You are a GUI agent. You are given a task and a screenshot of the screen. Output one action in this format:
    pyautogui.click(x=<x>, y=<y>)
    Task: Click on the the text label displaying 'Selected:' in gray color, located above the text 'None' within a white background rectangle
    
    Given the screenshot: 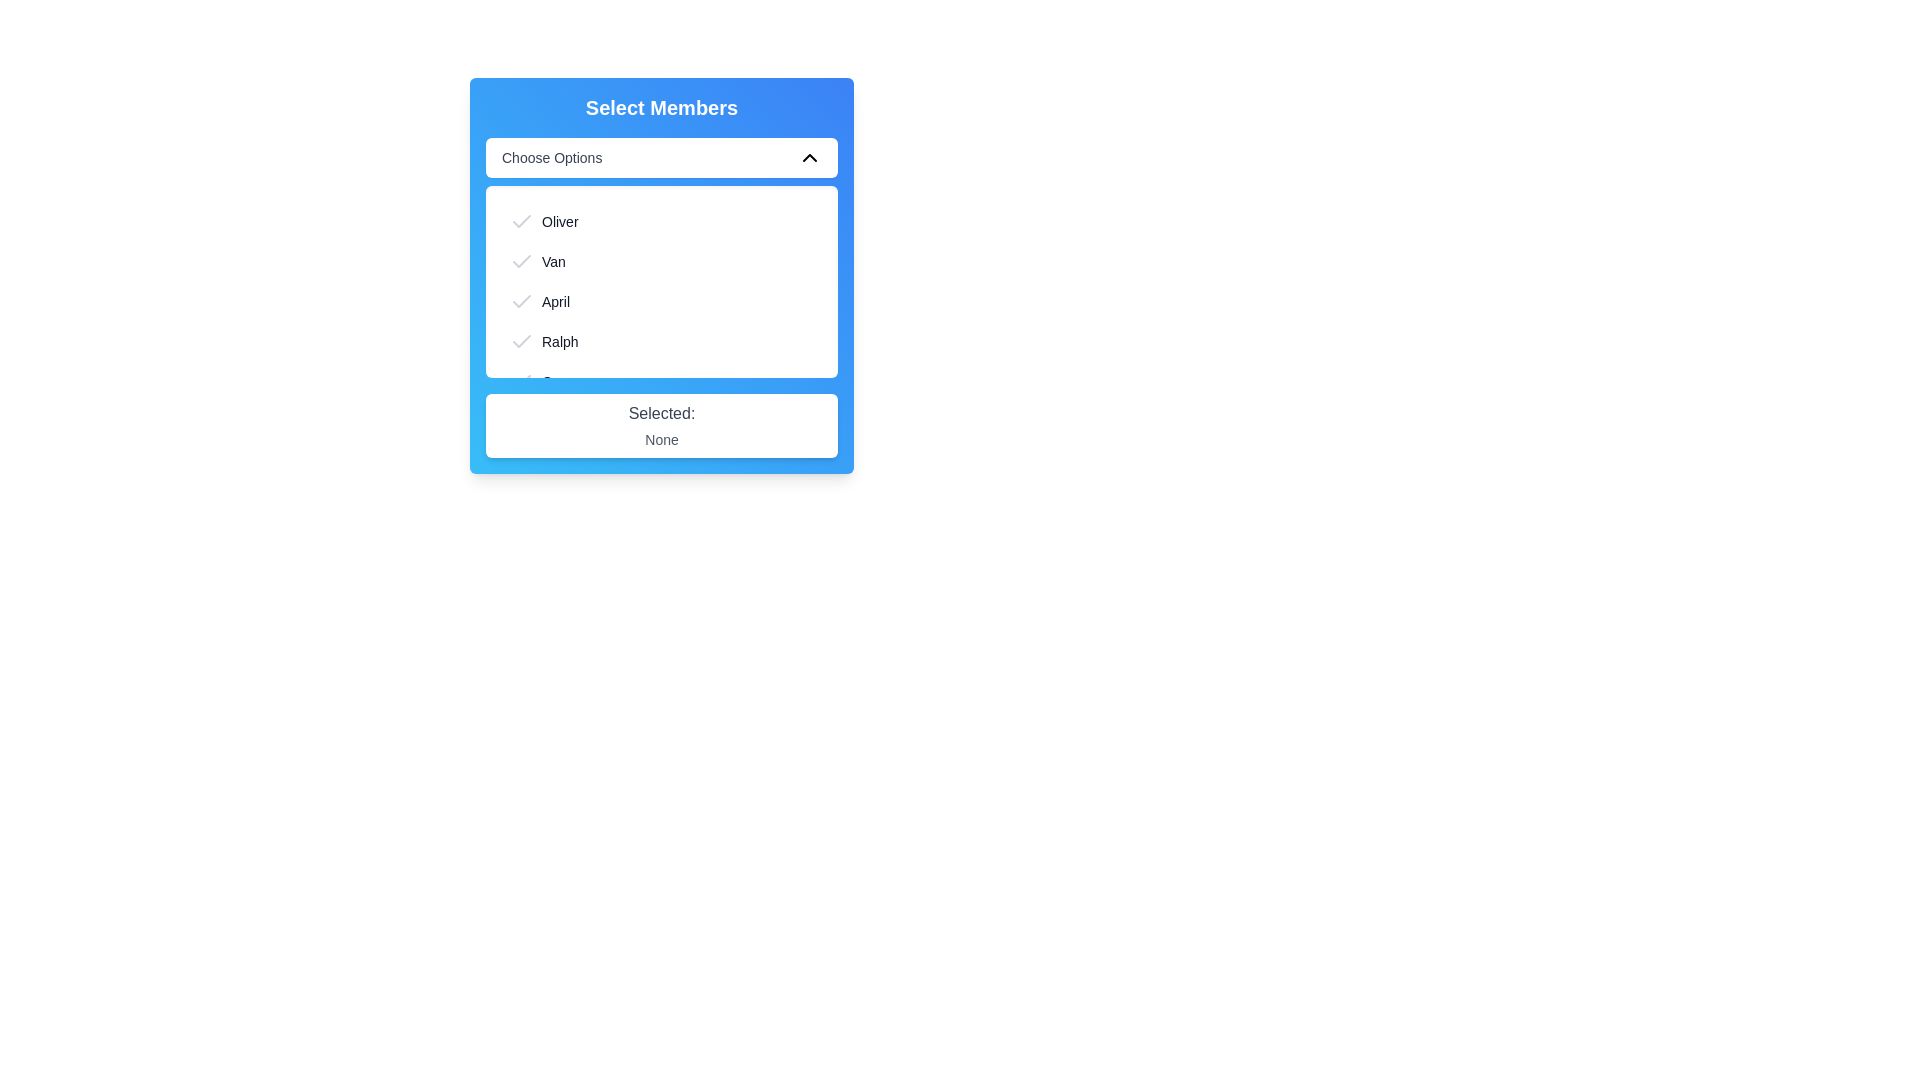 What is the action you would take?
    pyautogui.click(x=662, y=411)
    